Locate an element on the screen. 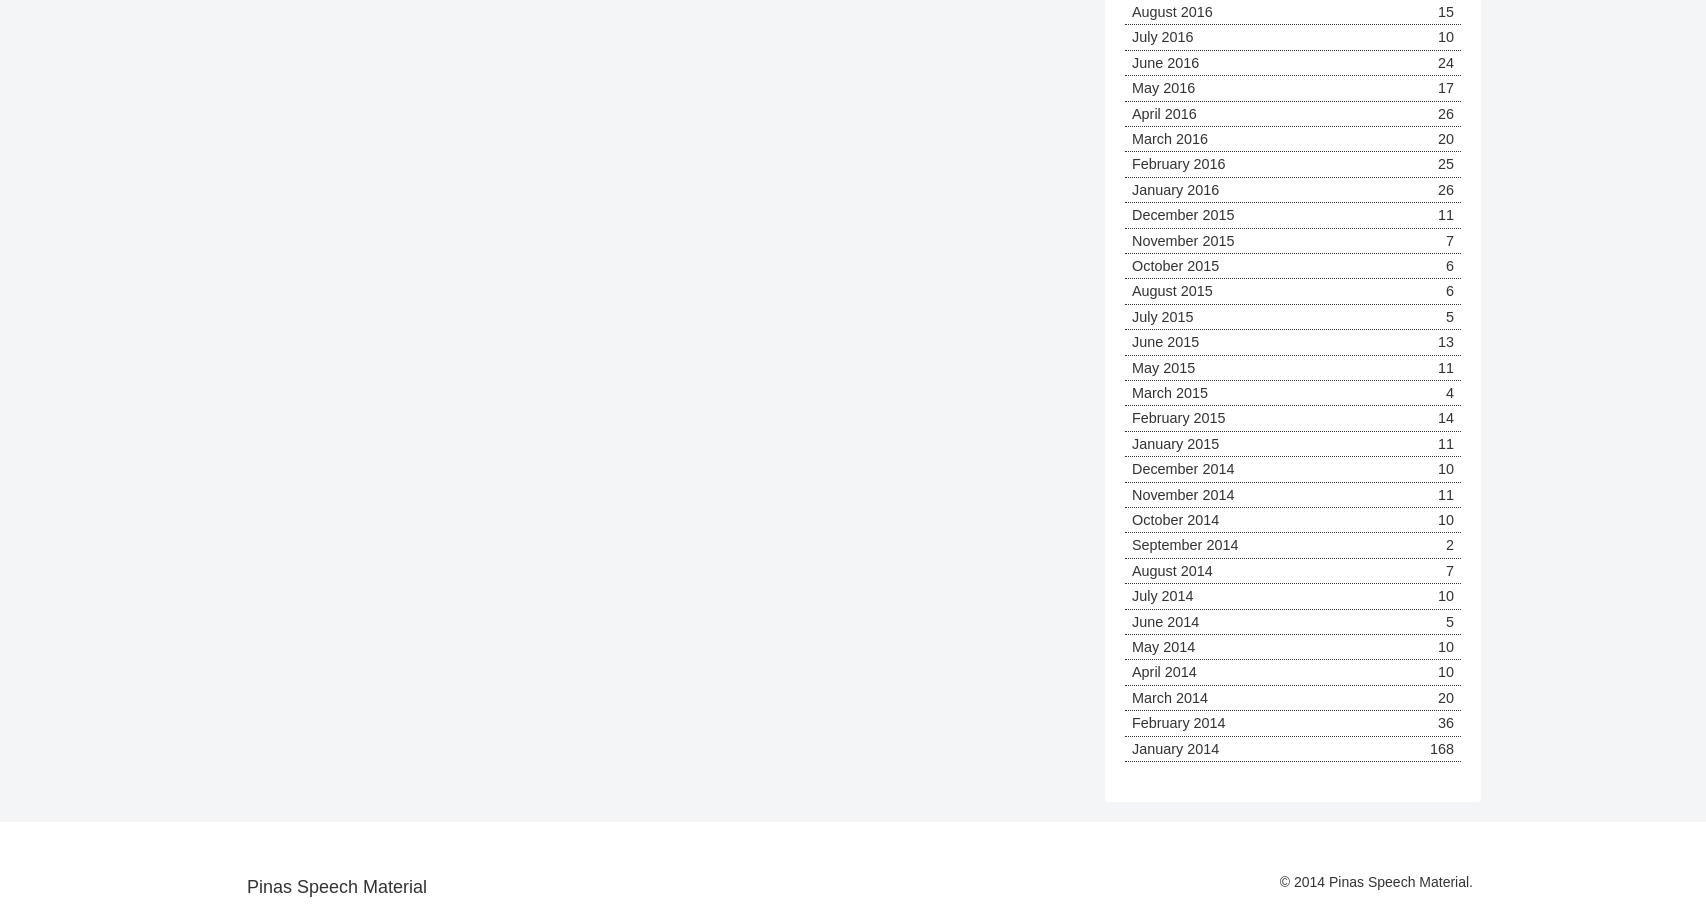 The image size is (1706, 907). 'Pinas Speech Material' is located at coordinates (247, 886).